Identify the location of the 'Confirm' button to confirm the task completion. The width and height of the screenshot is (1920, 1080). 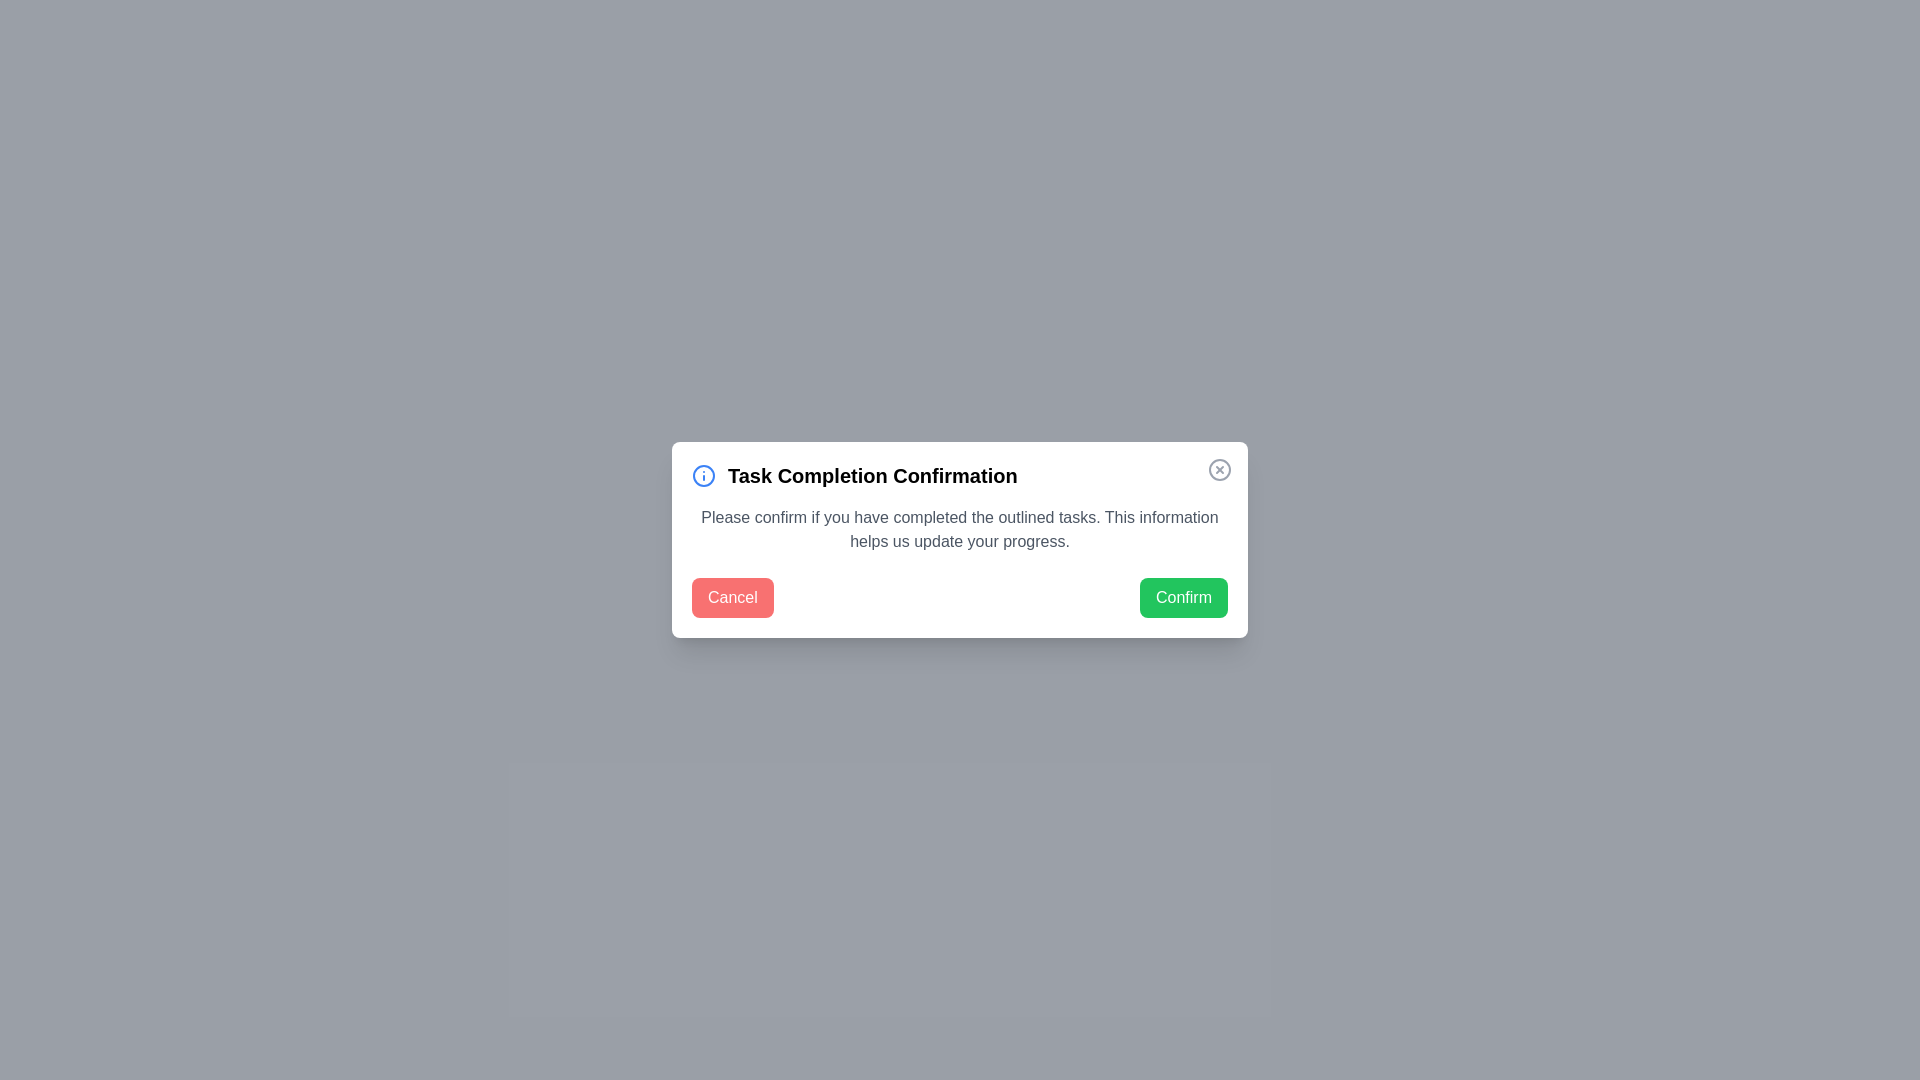
(1184, 596).